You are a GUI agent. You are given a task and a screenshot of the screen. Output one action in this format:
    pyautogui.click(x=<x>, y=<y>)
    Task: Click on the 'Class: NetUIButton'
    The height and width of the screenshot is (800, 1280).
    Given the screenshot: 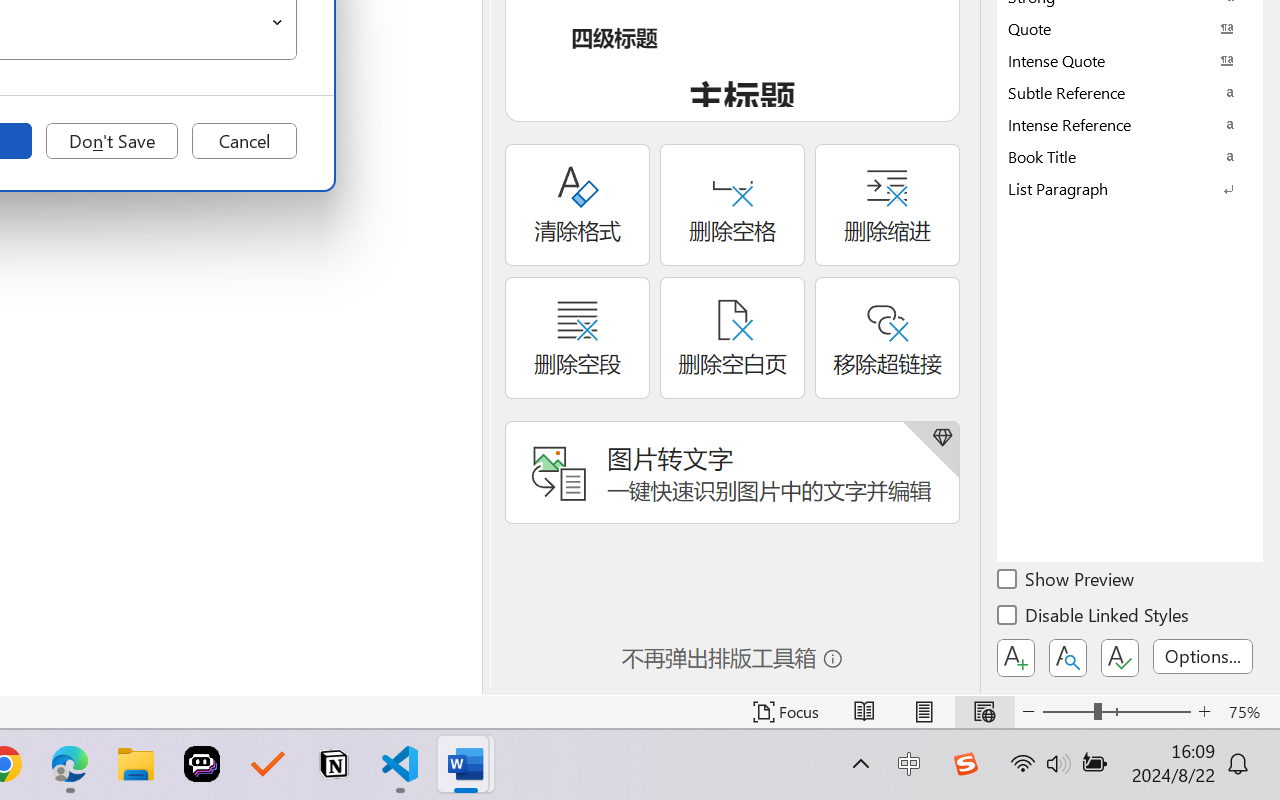 What is the action you would take?
    pyautogui.click(x=1120, y=657)
    